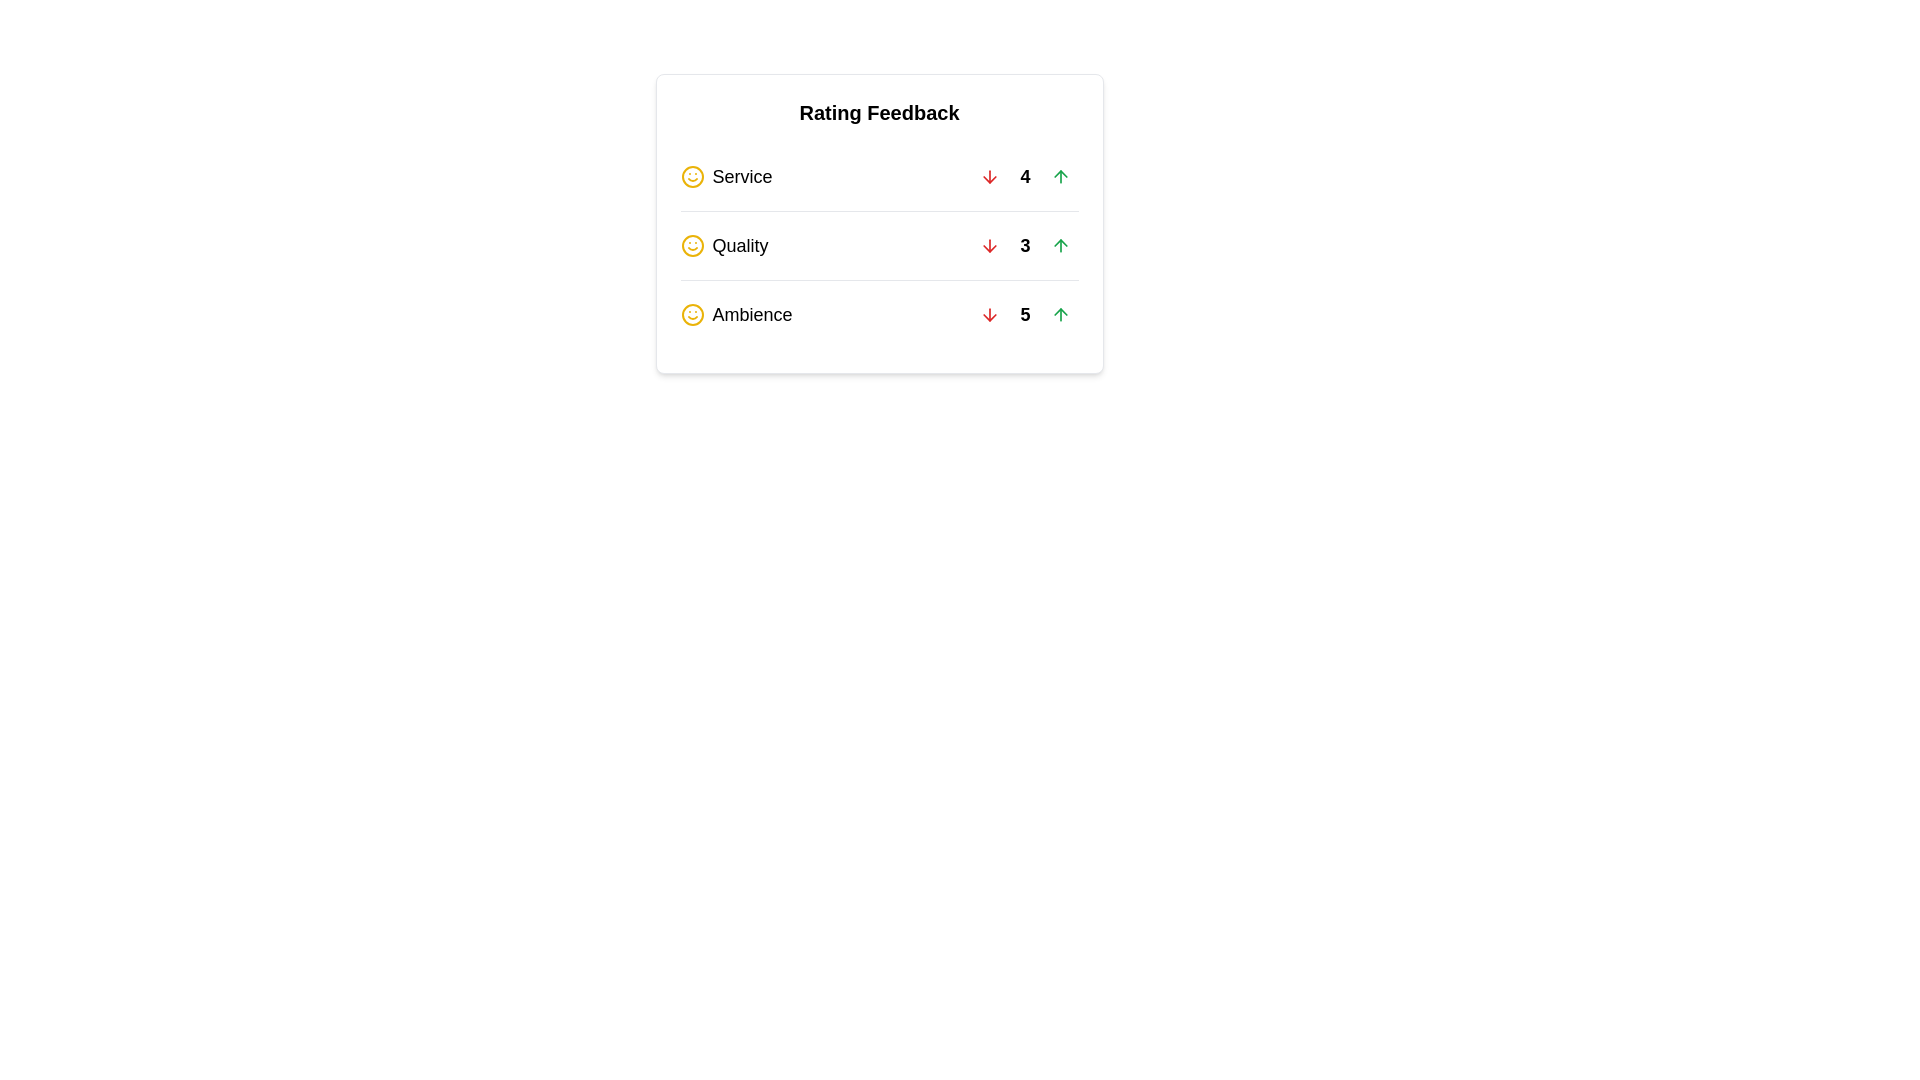 Image resolution: width=1920 pixels, height=1080 pixels. What do you see at coordinates (1025, 315) in the screenshot?
I see `the bold numeral '5' in the rating interface, which is located between the red down arrow and the green up arrow in the Ambience section` at bounding box center [1025, 315].